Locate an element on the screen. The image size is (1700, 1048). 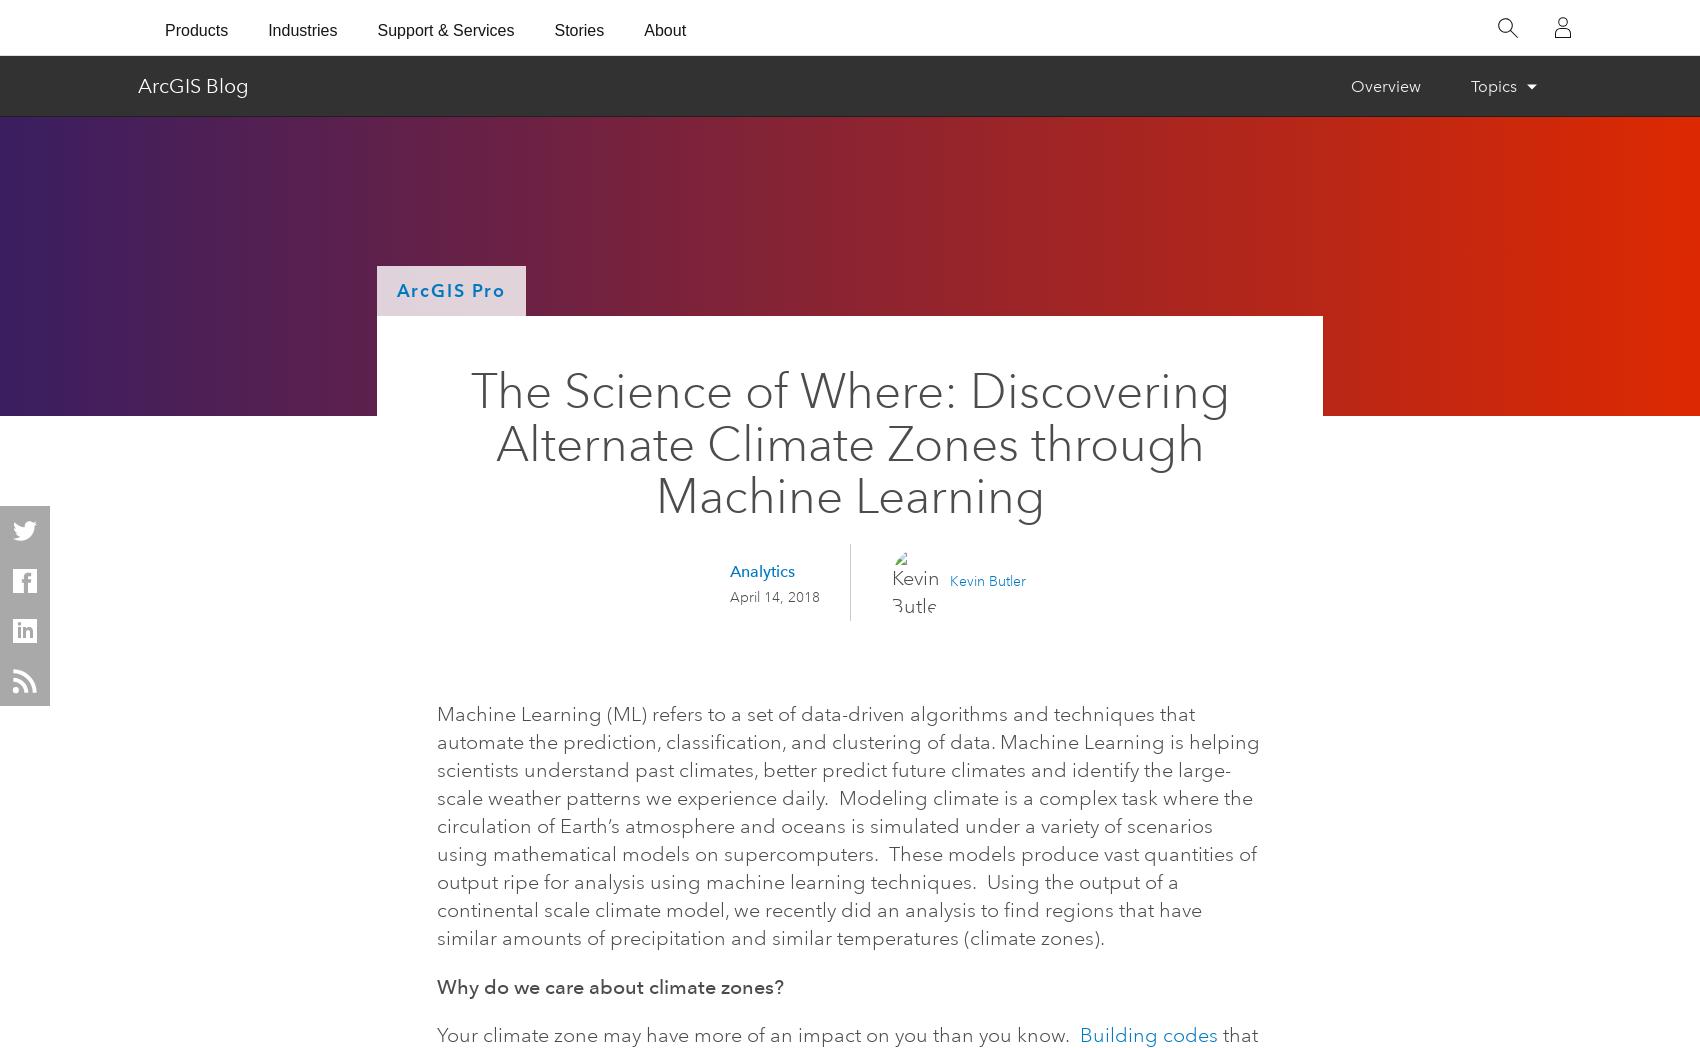
'Cancel' is located at coordinates (1548, 673).